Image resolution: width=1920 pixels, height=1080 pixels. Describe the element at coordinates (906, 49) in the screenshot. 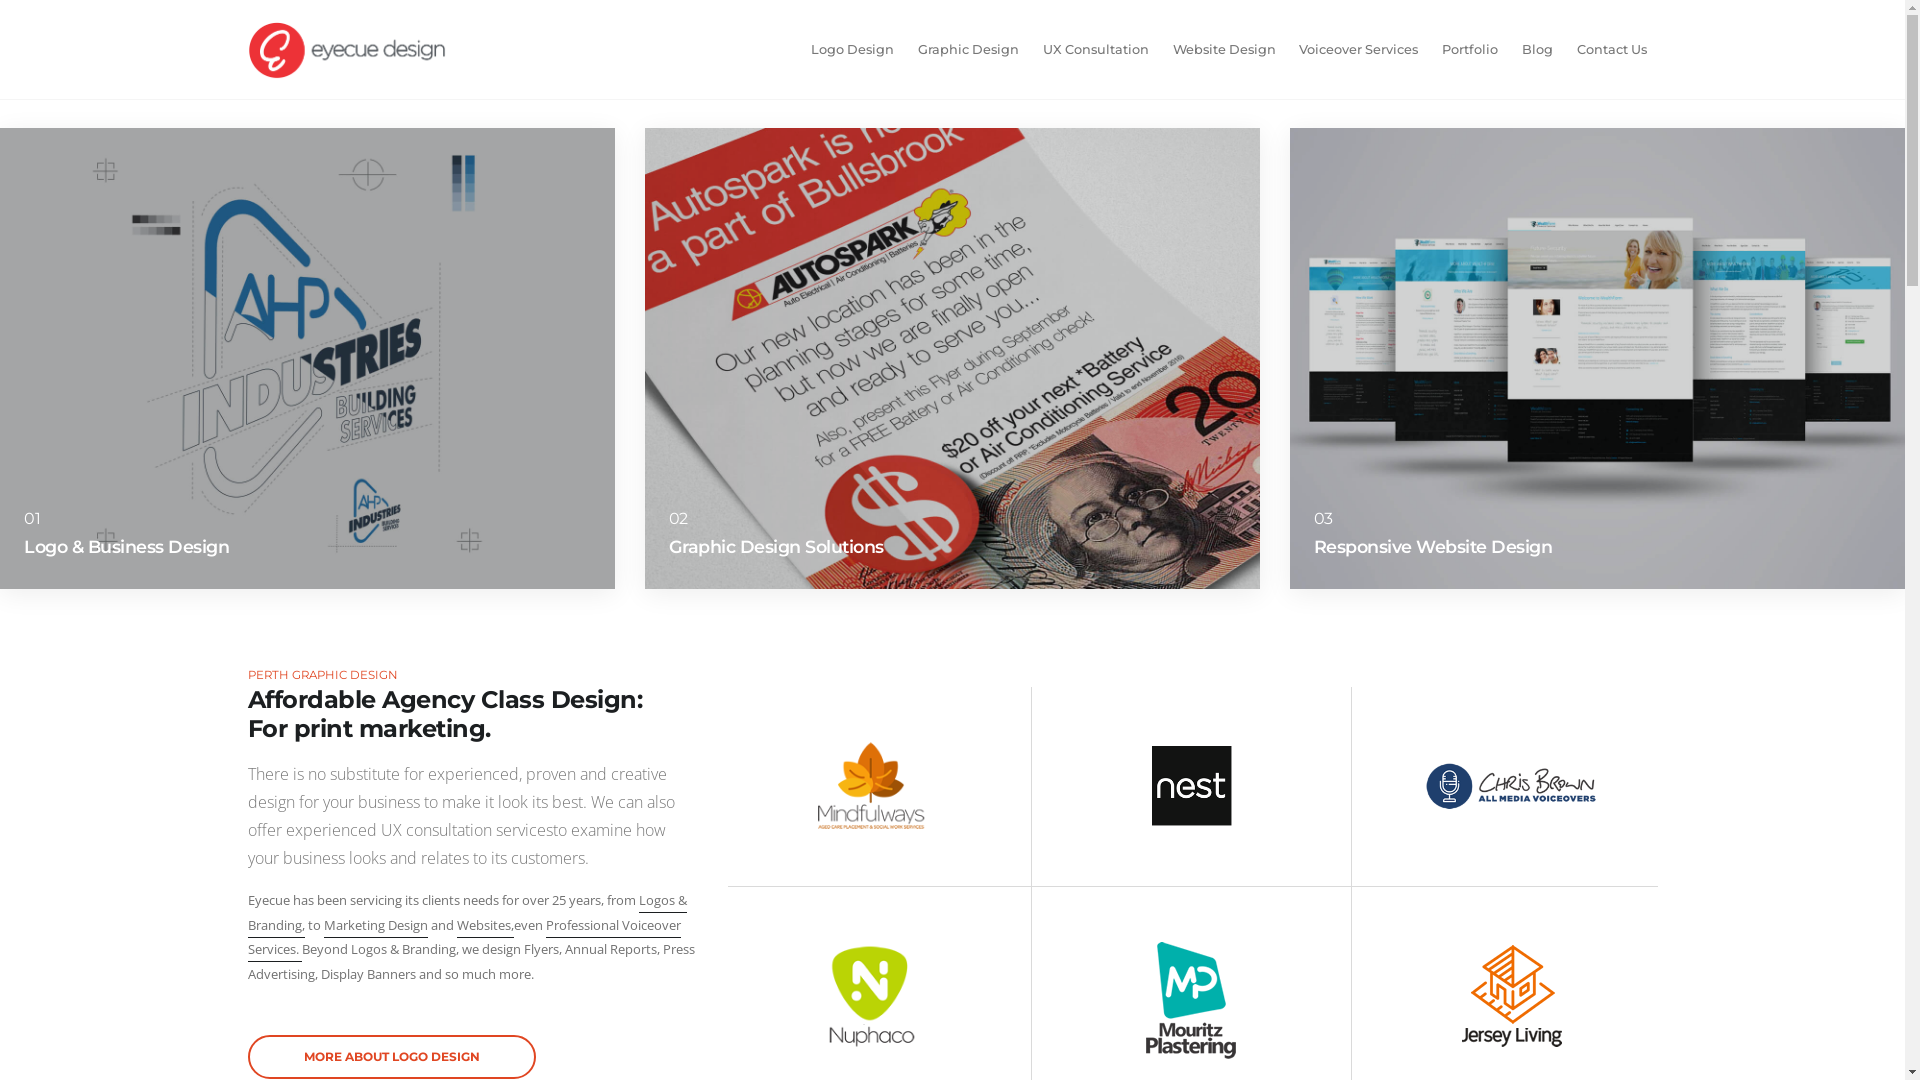

I see `'Graphic Design'` at that location.